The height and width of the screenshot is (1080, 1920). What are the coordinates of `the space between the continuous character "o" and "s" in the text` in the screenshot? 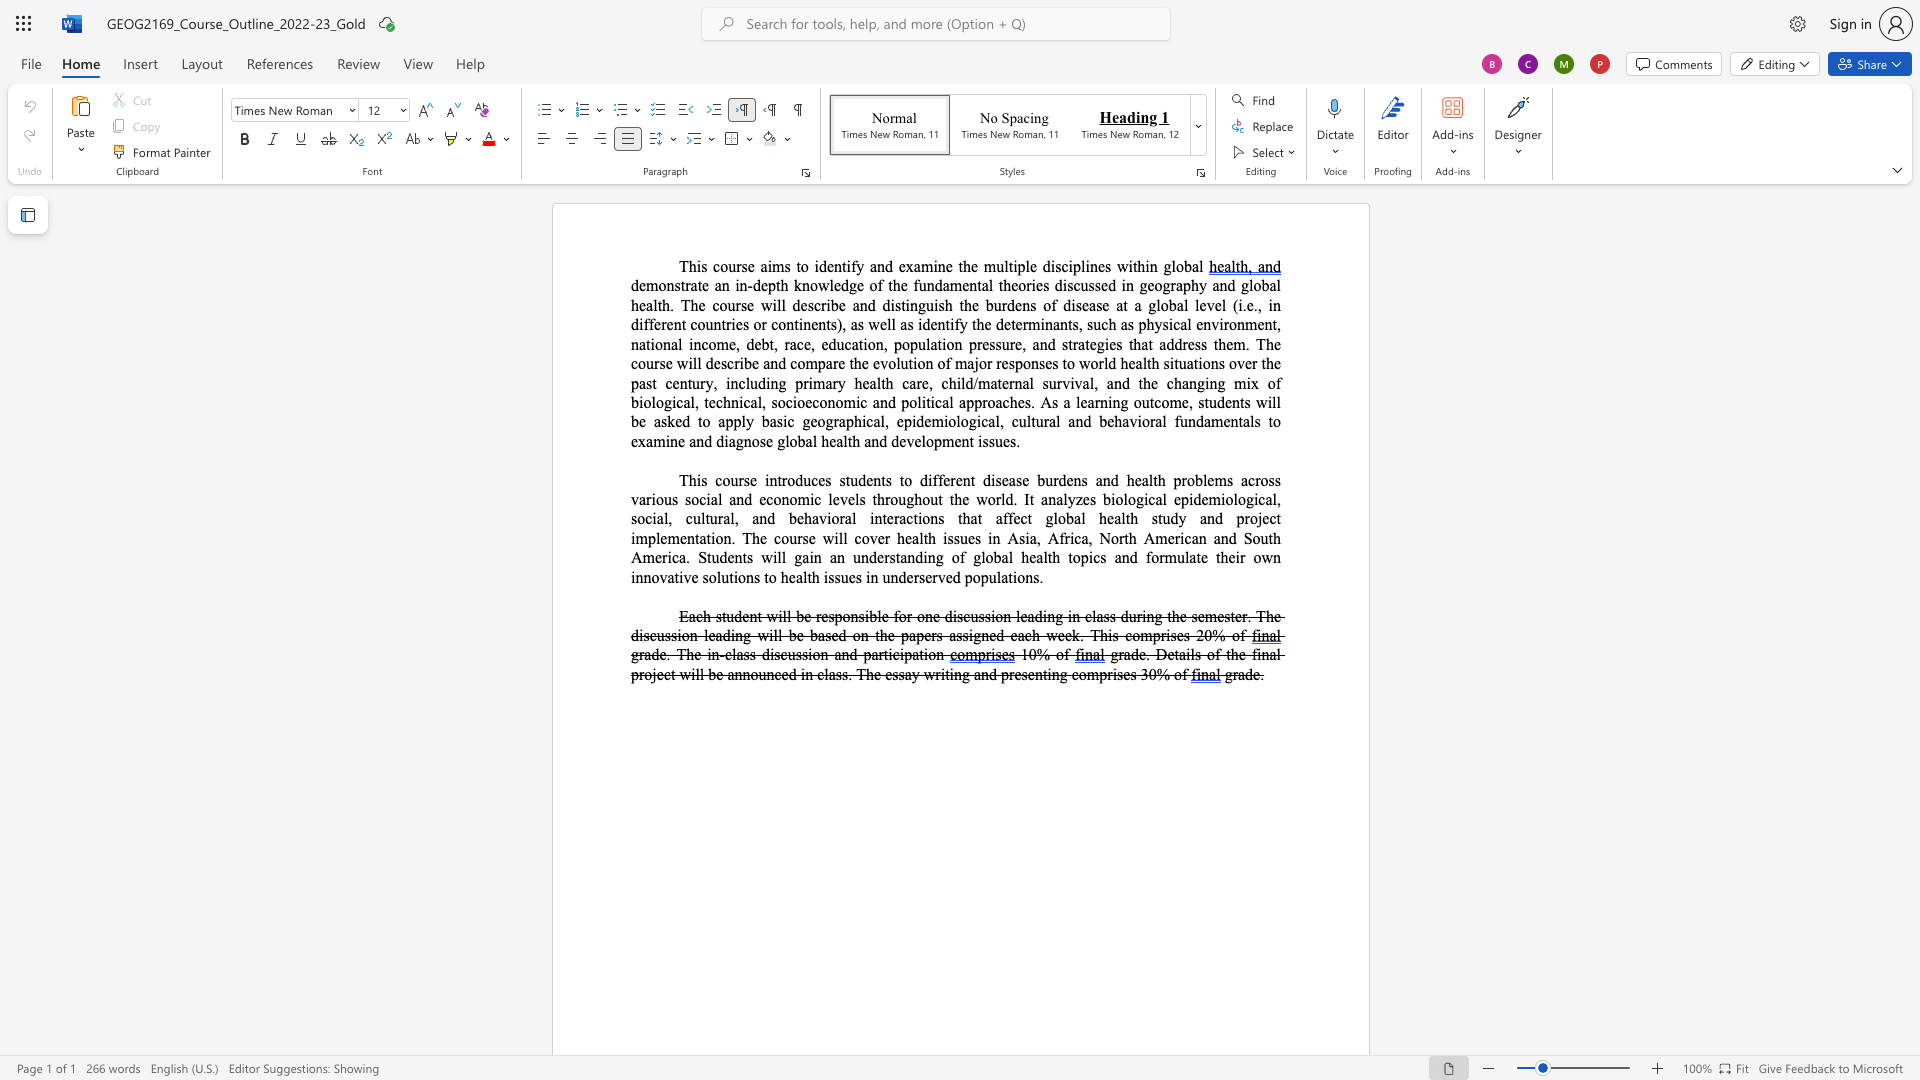 It's located at (758, 440).